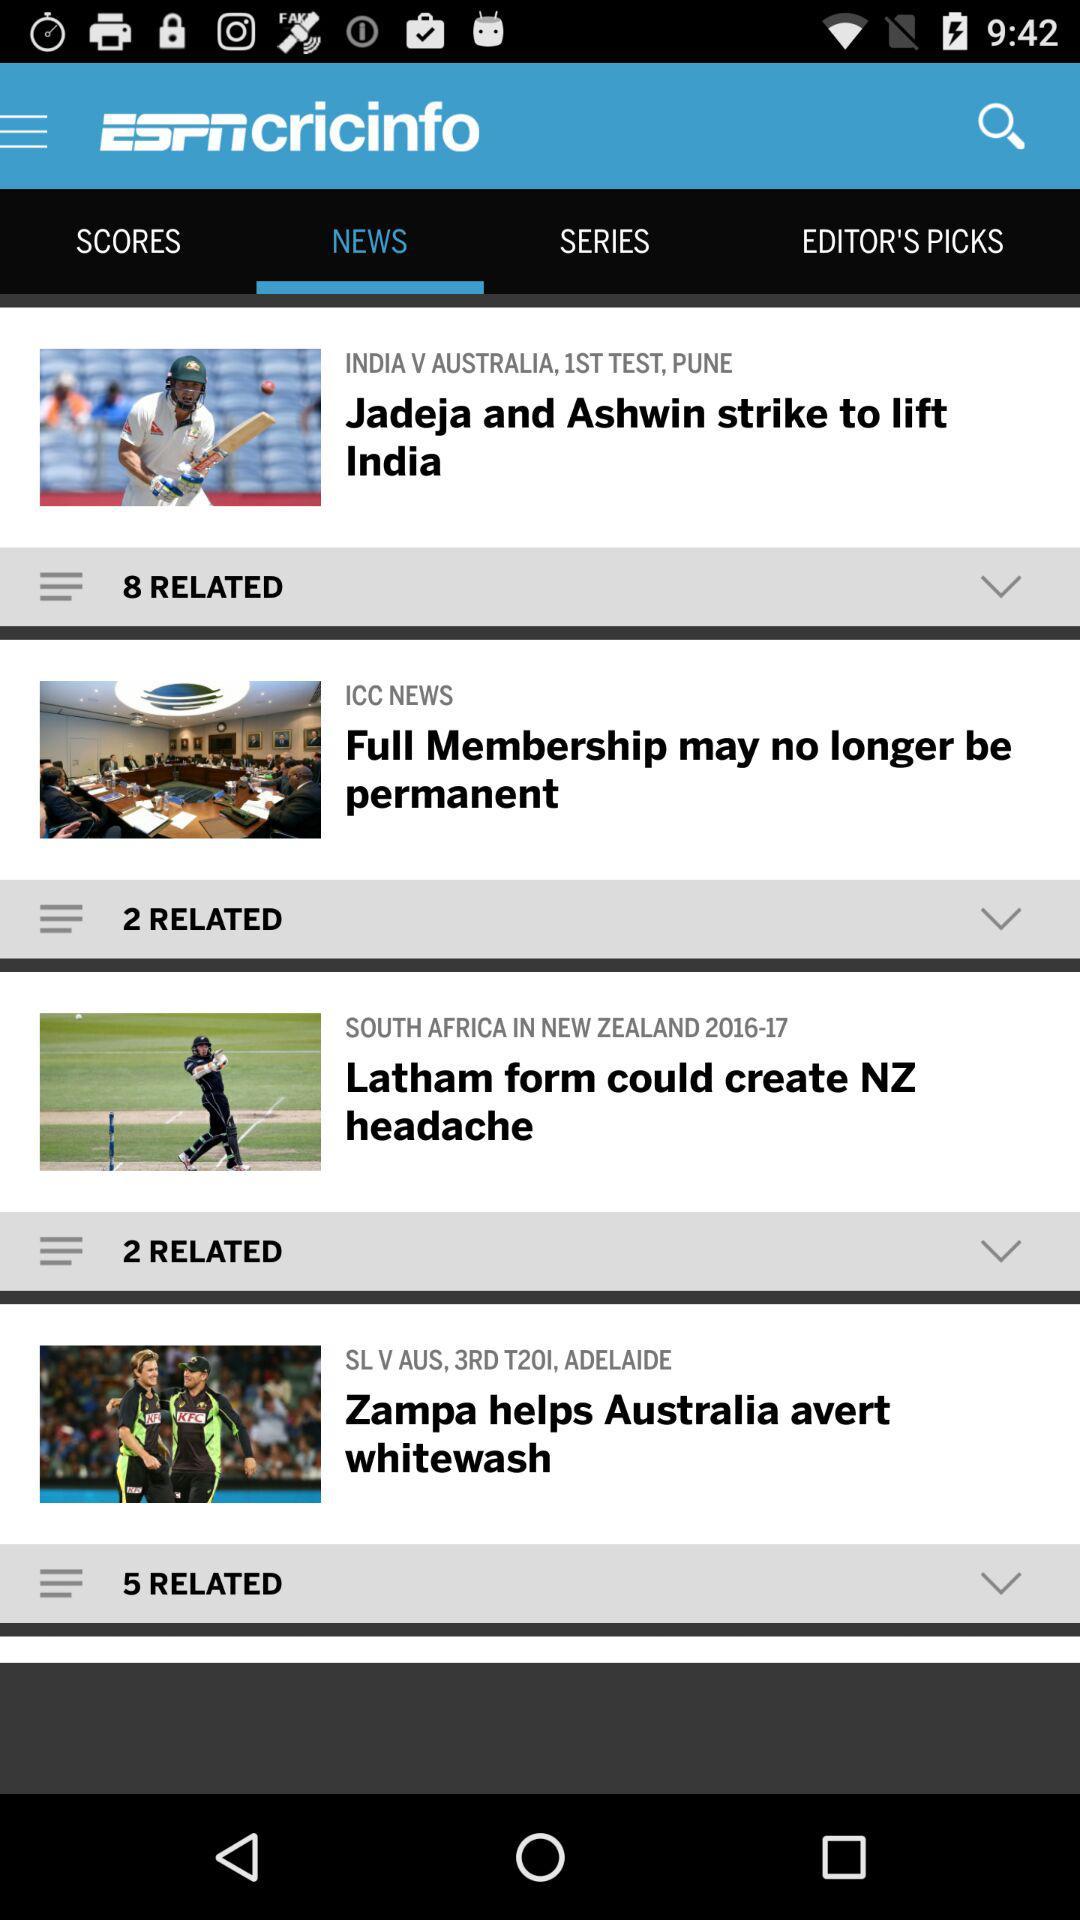 The width and height of the screenshot is (1080, 1920). I want to click on the icon right to 5 related, so click(1001, 1582).